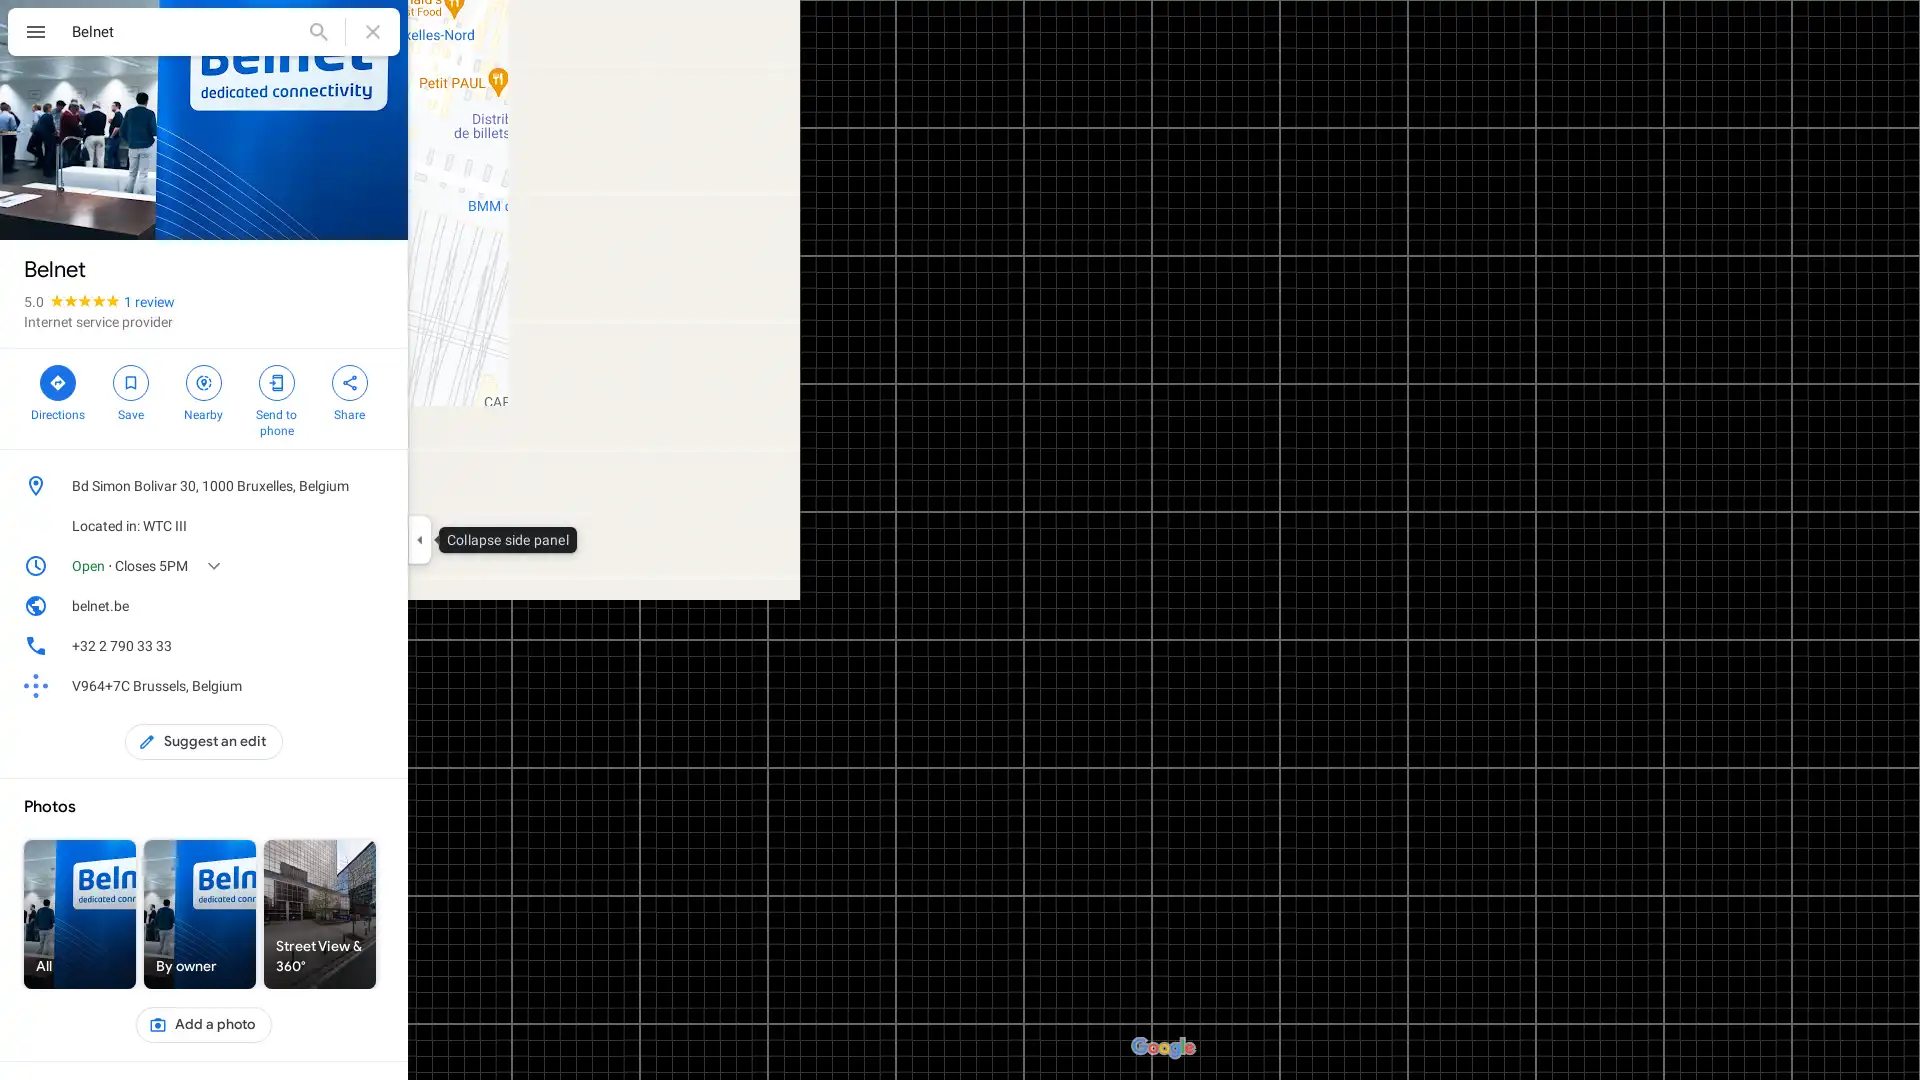  What do you see at coordinates (275, 398) in the screenshot?
I see `Send Belnet to your phone` at bounding box center [275, 398].